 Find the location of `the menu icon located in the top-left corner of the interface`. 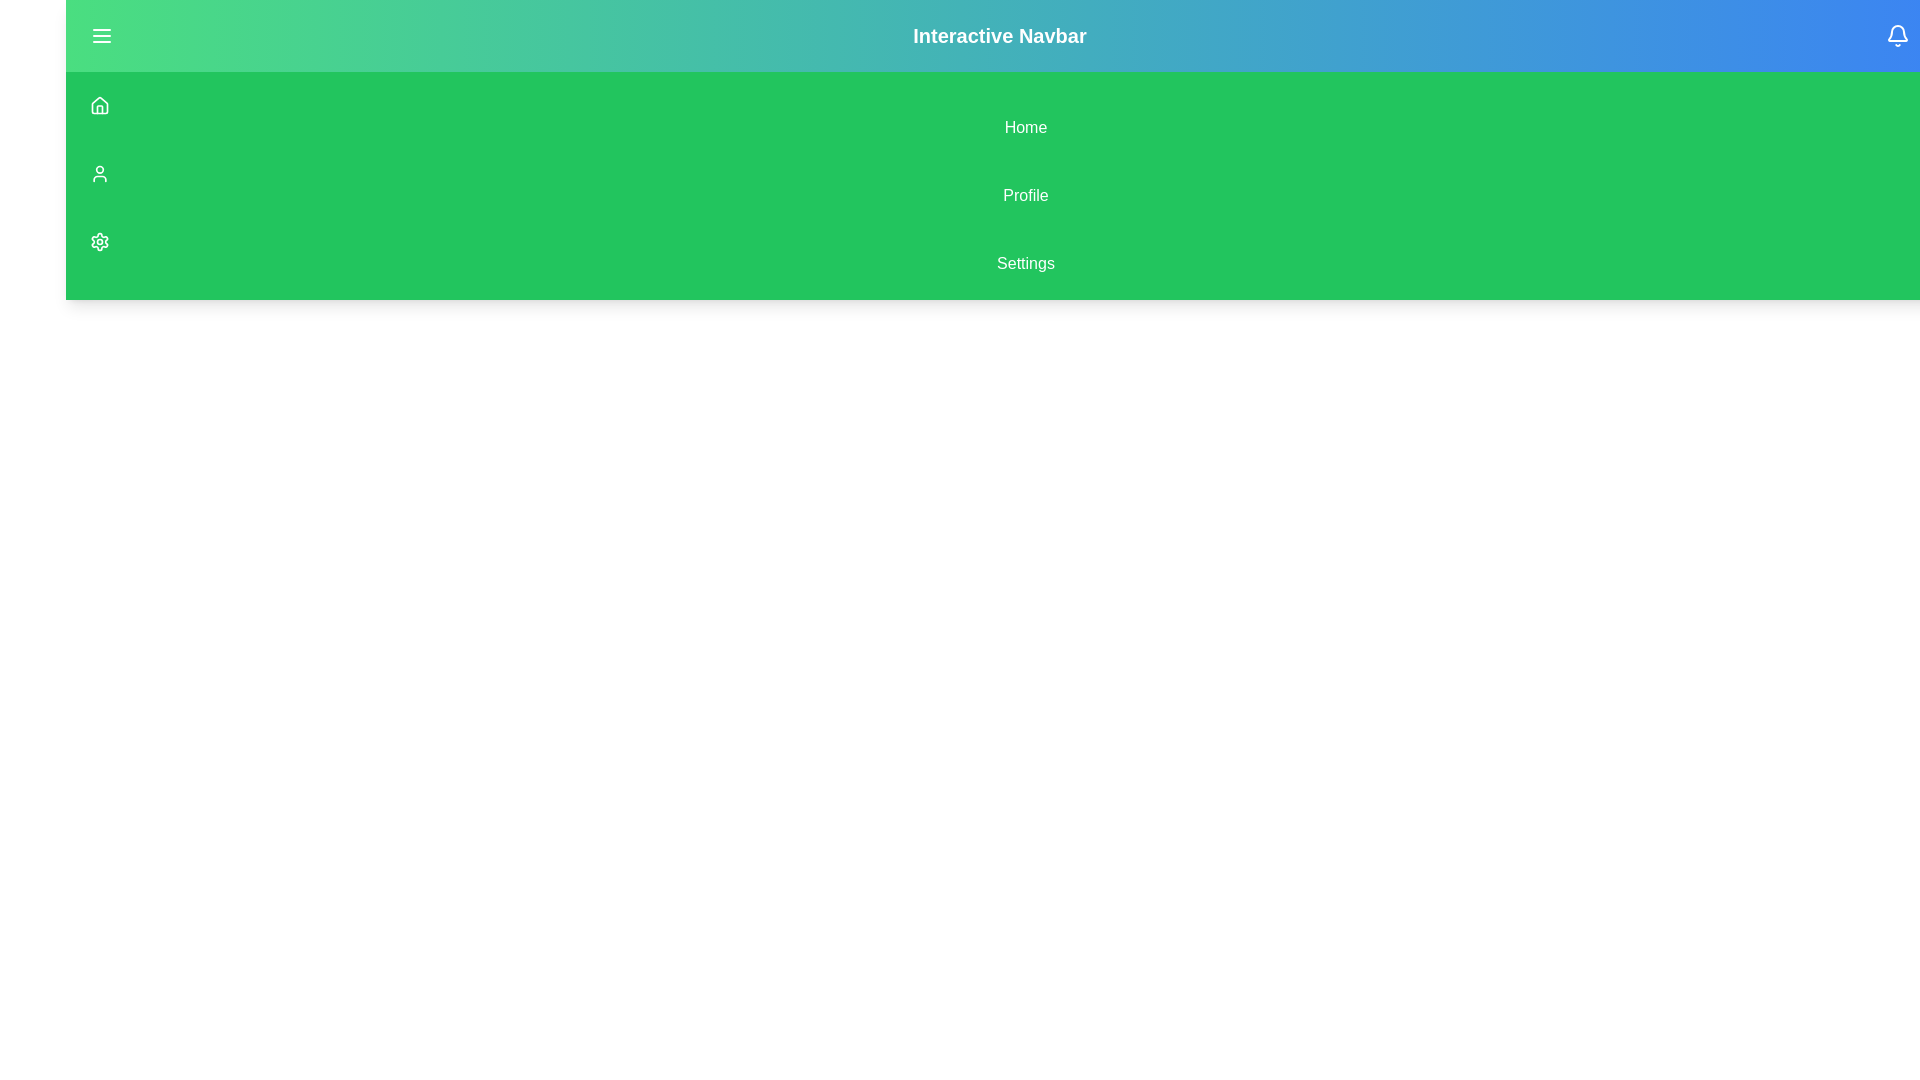

the menu icon located in the top-left corner of the interface is located at coordinates (100, 35).